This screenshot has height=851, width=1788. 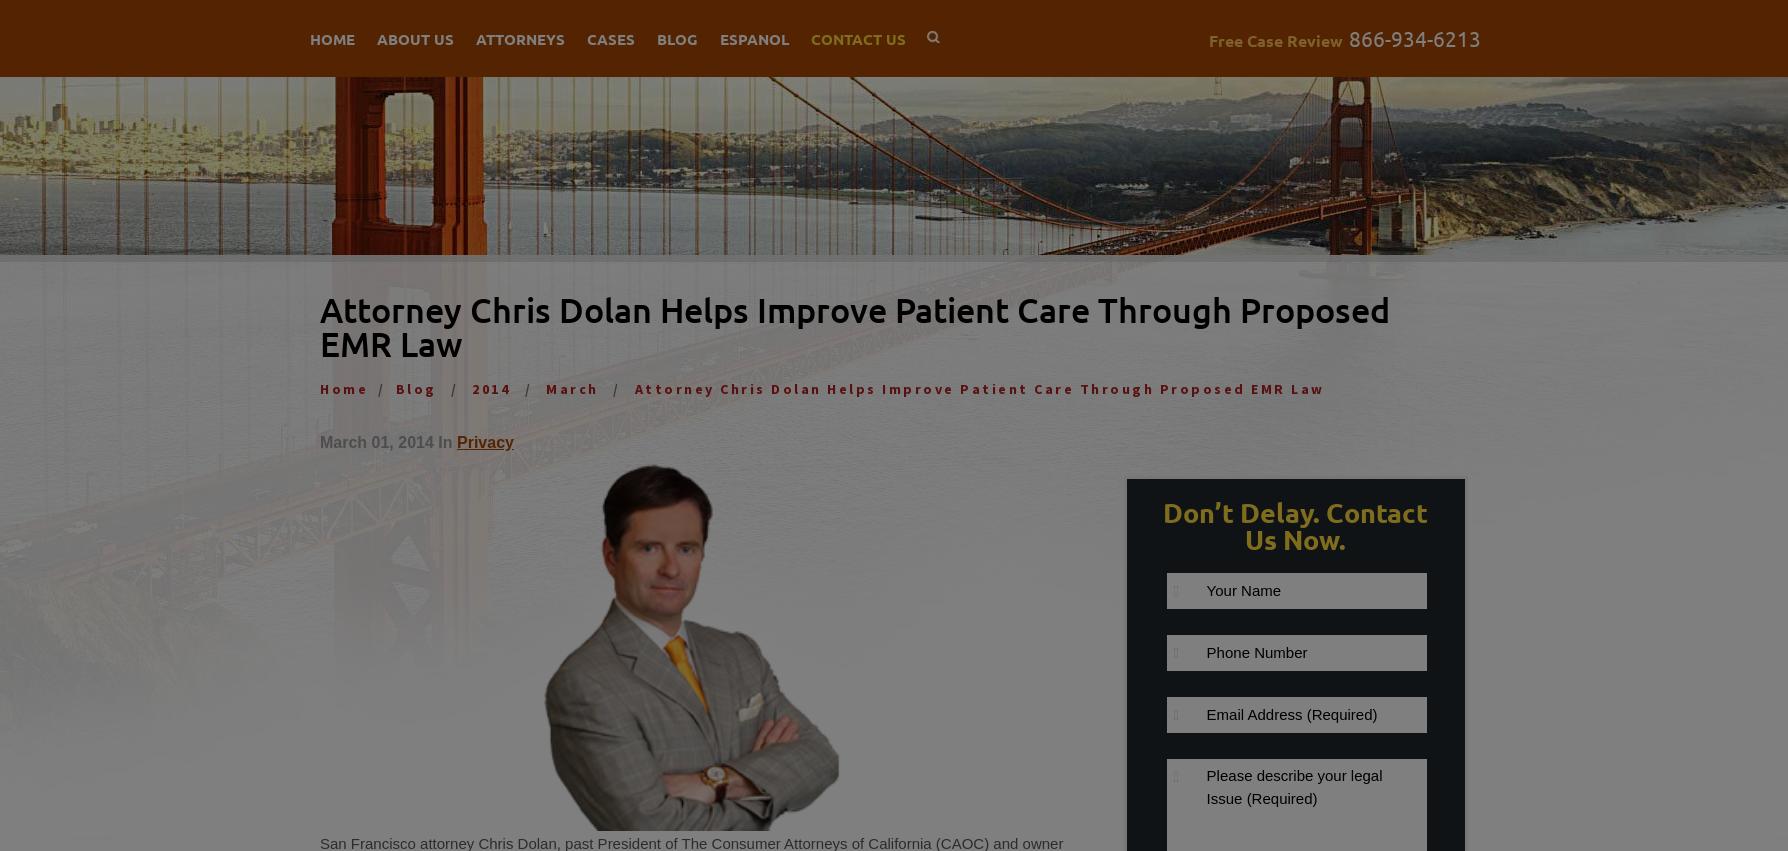 I want to click on 'Car, Bike & Motorcycle Crashes', so click(x=717, y=98).